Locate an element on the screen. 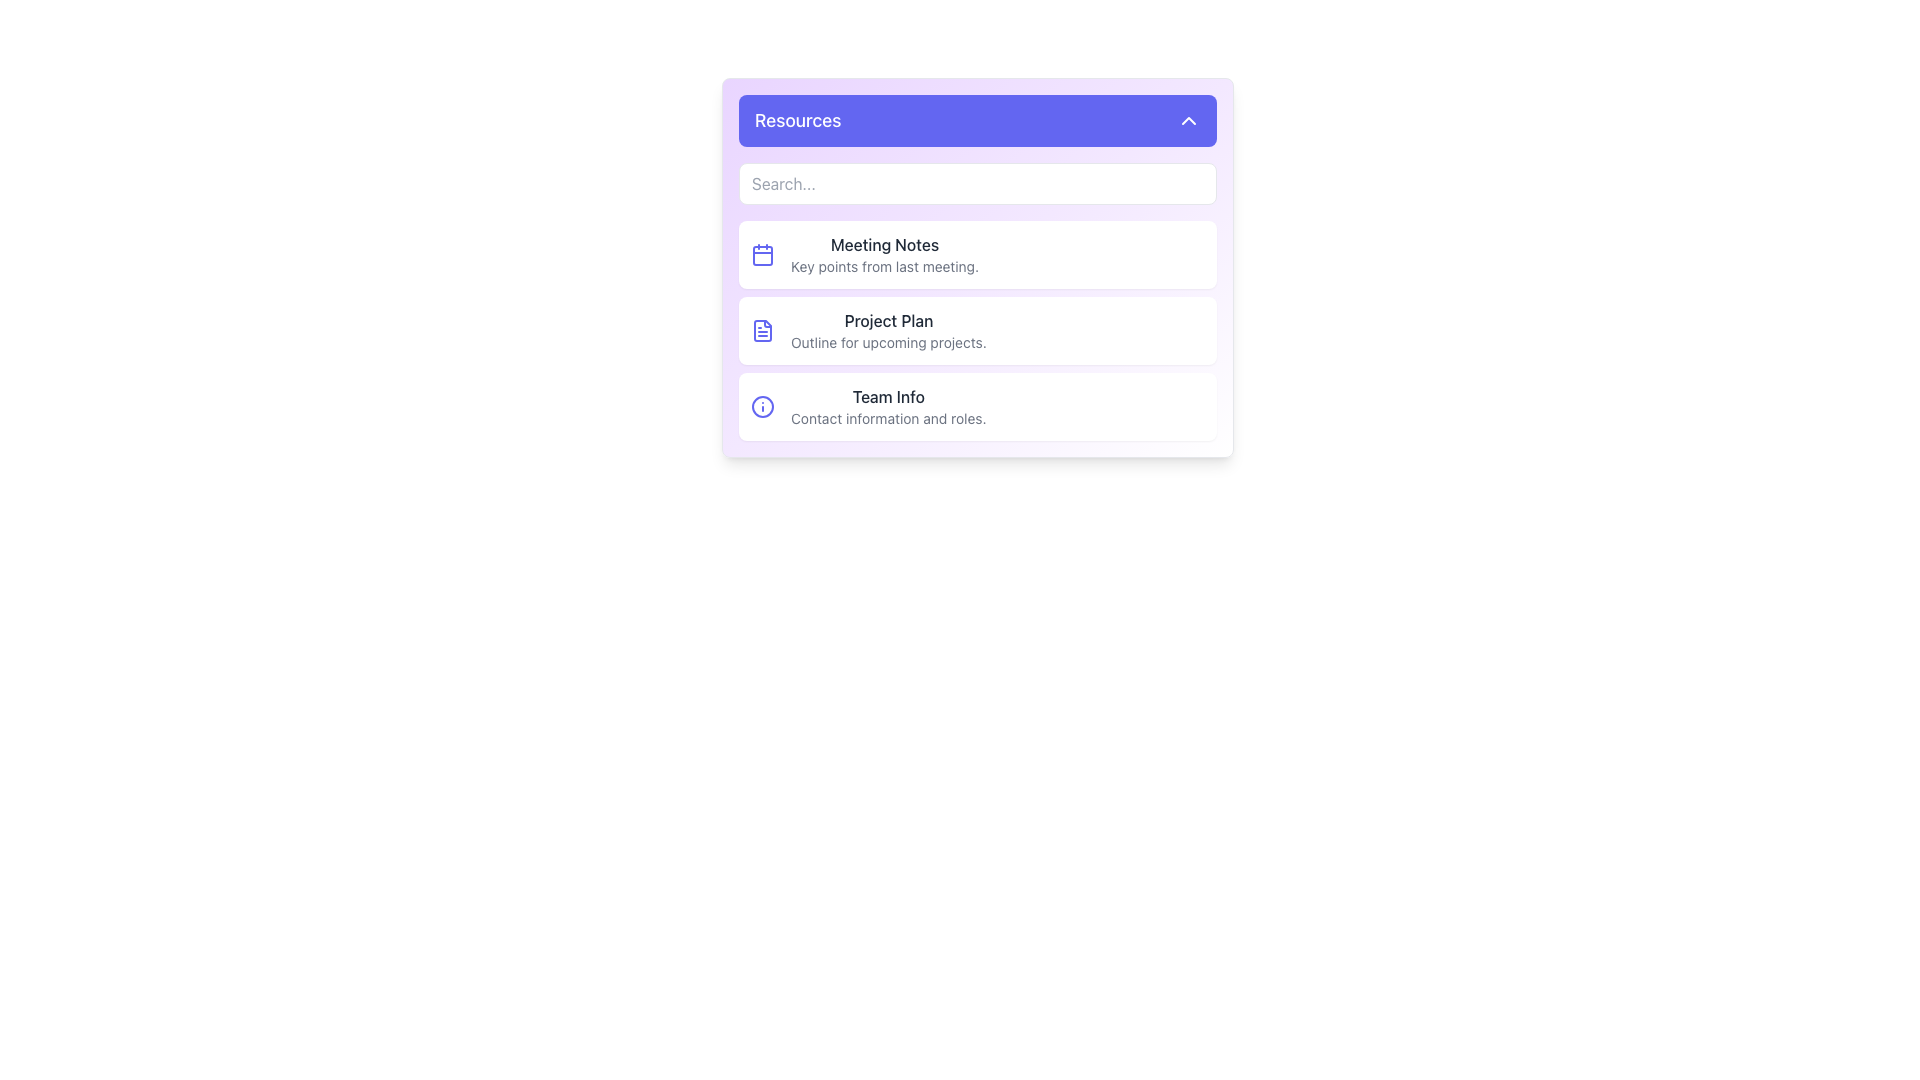  the text block titled 'Meeting Notes' located in the top section of a vertical list within a card is located at coordinates (884, 253).